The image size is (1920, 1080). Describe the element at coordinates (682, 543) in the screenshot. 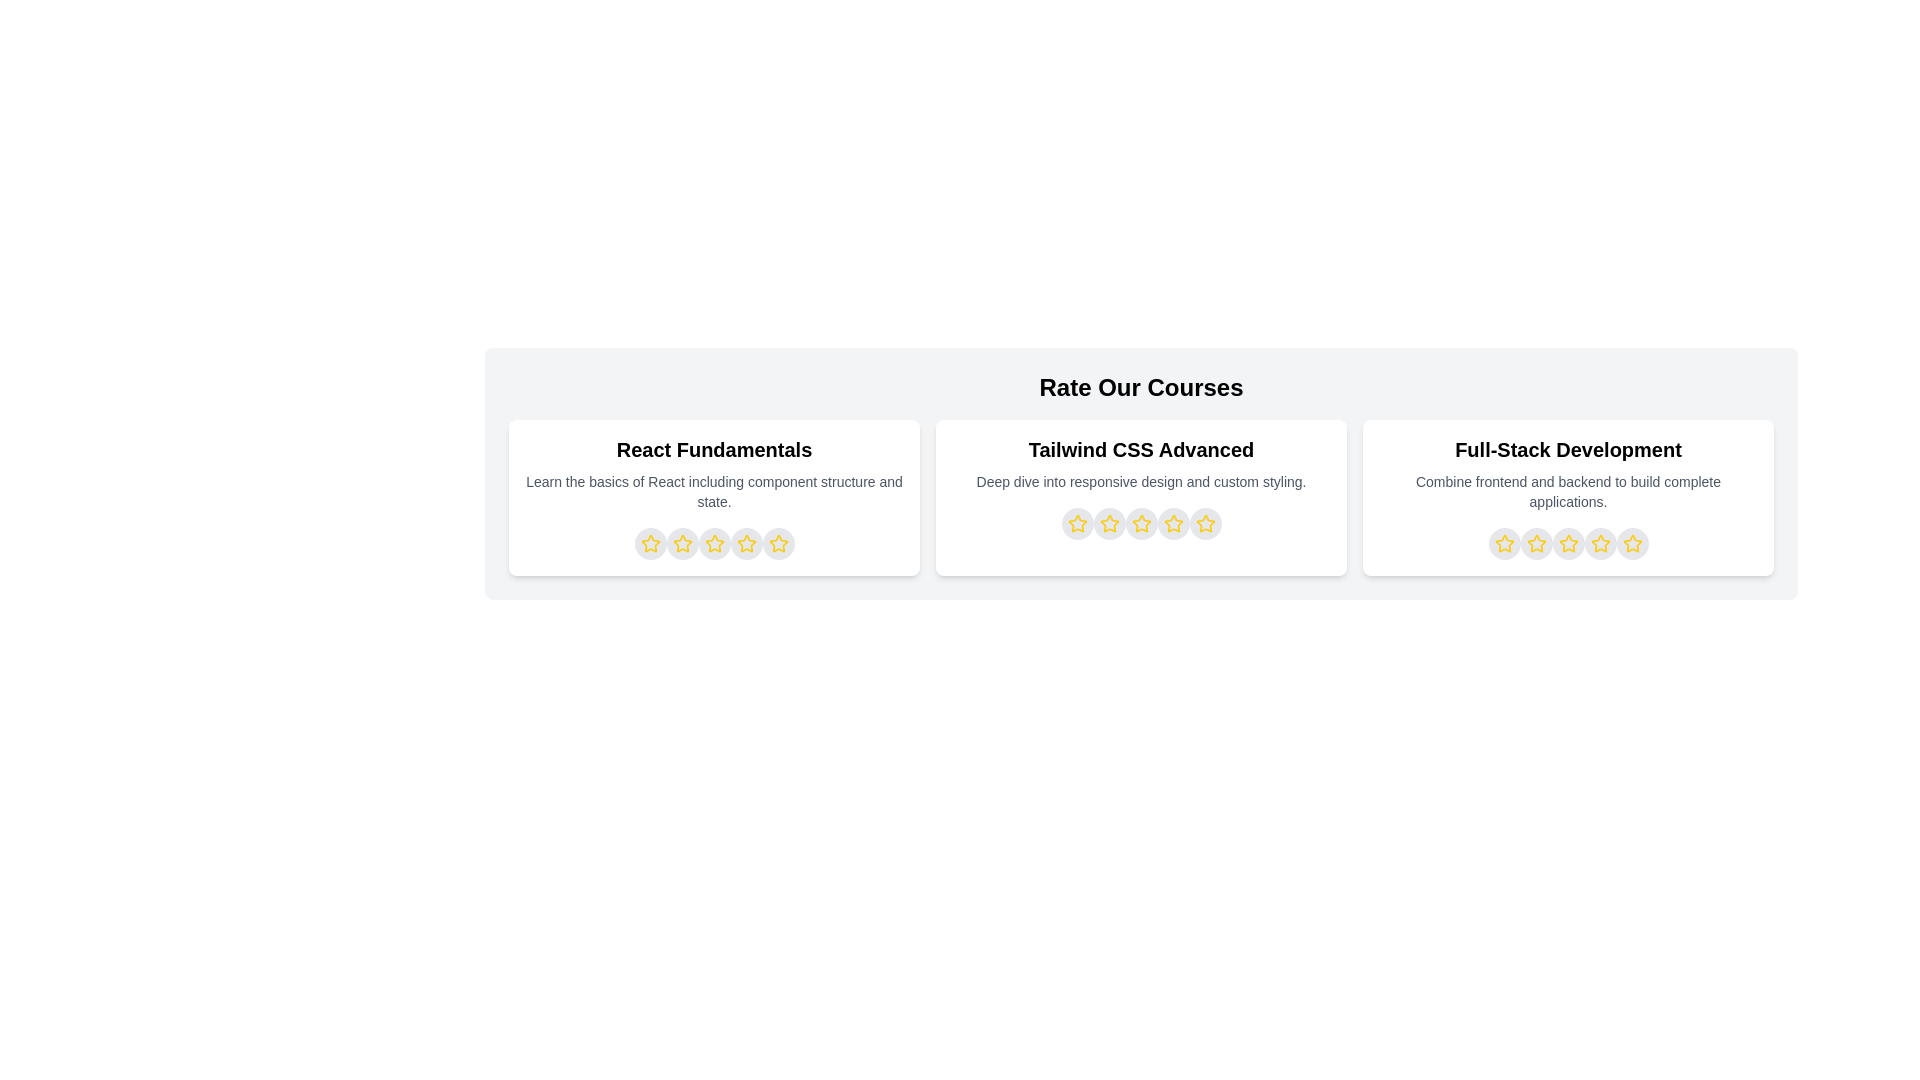

I see `the star representing 2 stars for the course titled React Fundamentals` at that location.